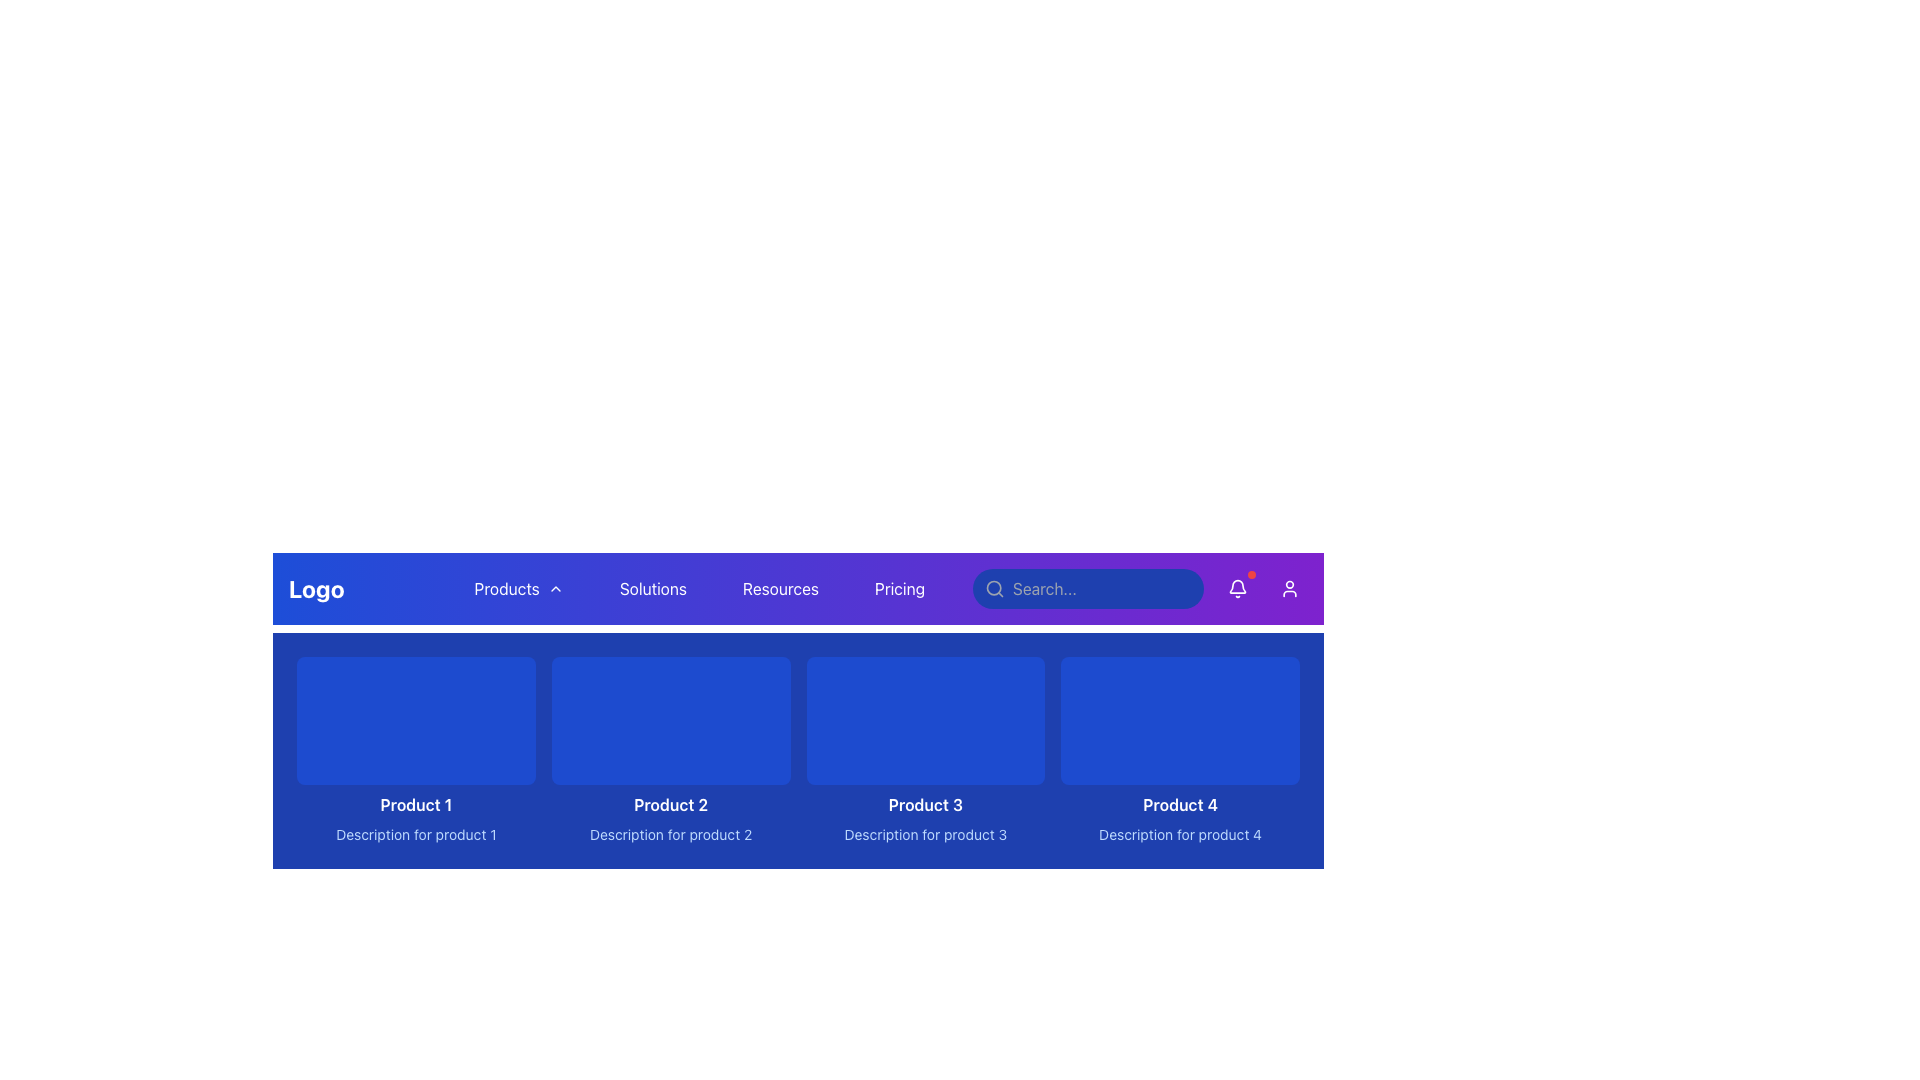  Describe the element at coordinates (994, 587) in the screenshot. I see `the search icon component, which visually represents the search functionality located in the top navigation bar before the text input field` at that location.